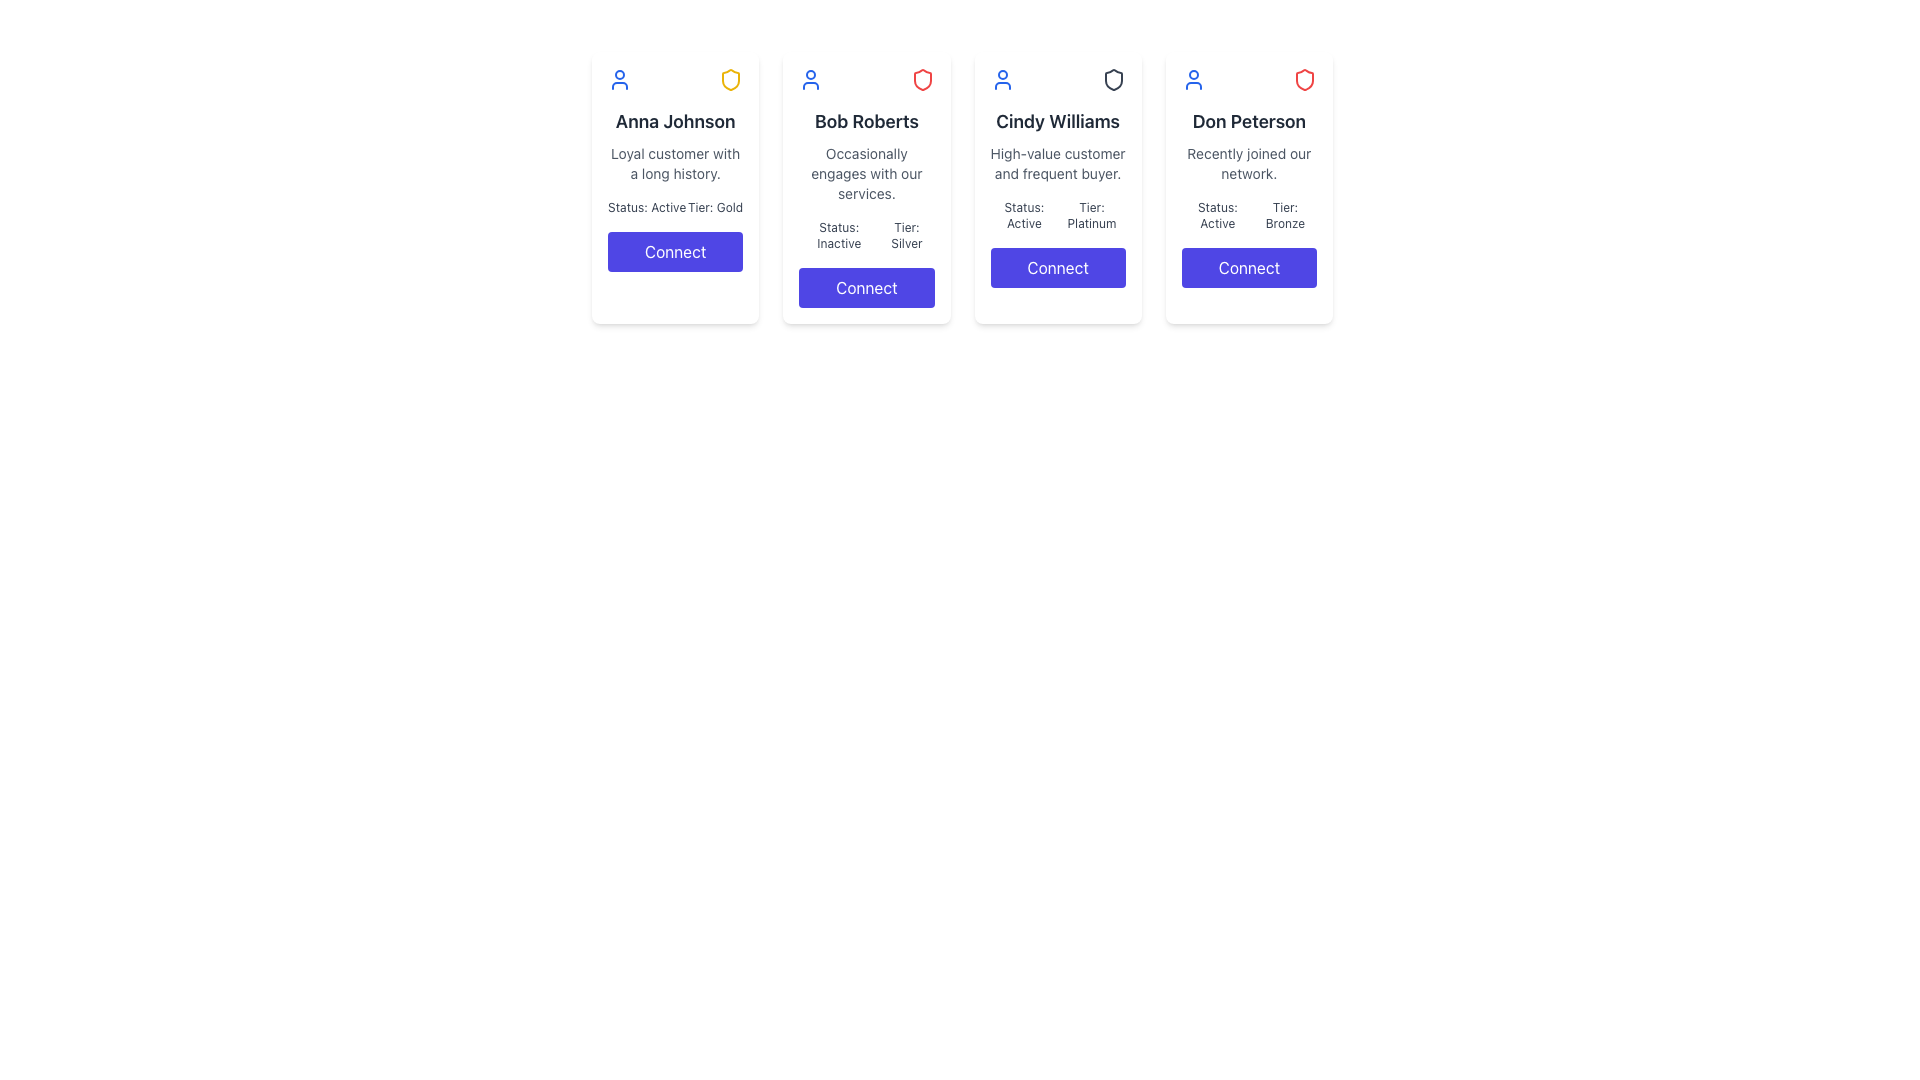 This screenshot has height=1080, width=1920. What do you see at coordinates (1112, 79) in the screenshot?
I see `the shield icon, which is styled with a gray color and located at the top right corner of the user card for 'Cindy Williams'` at bounding box center [1112, 79].